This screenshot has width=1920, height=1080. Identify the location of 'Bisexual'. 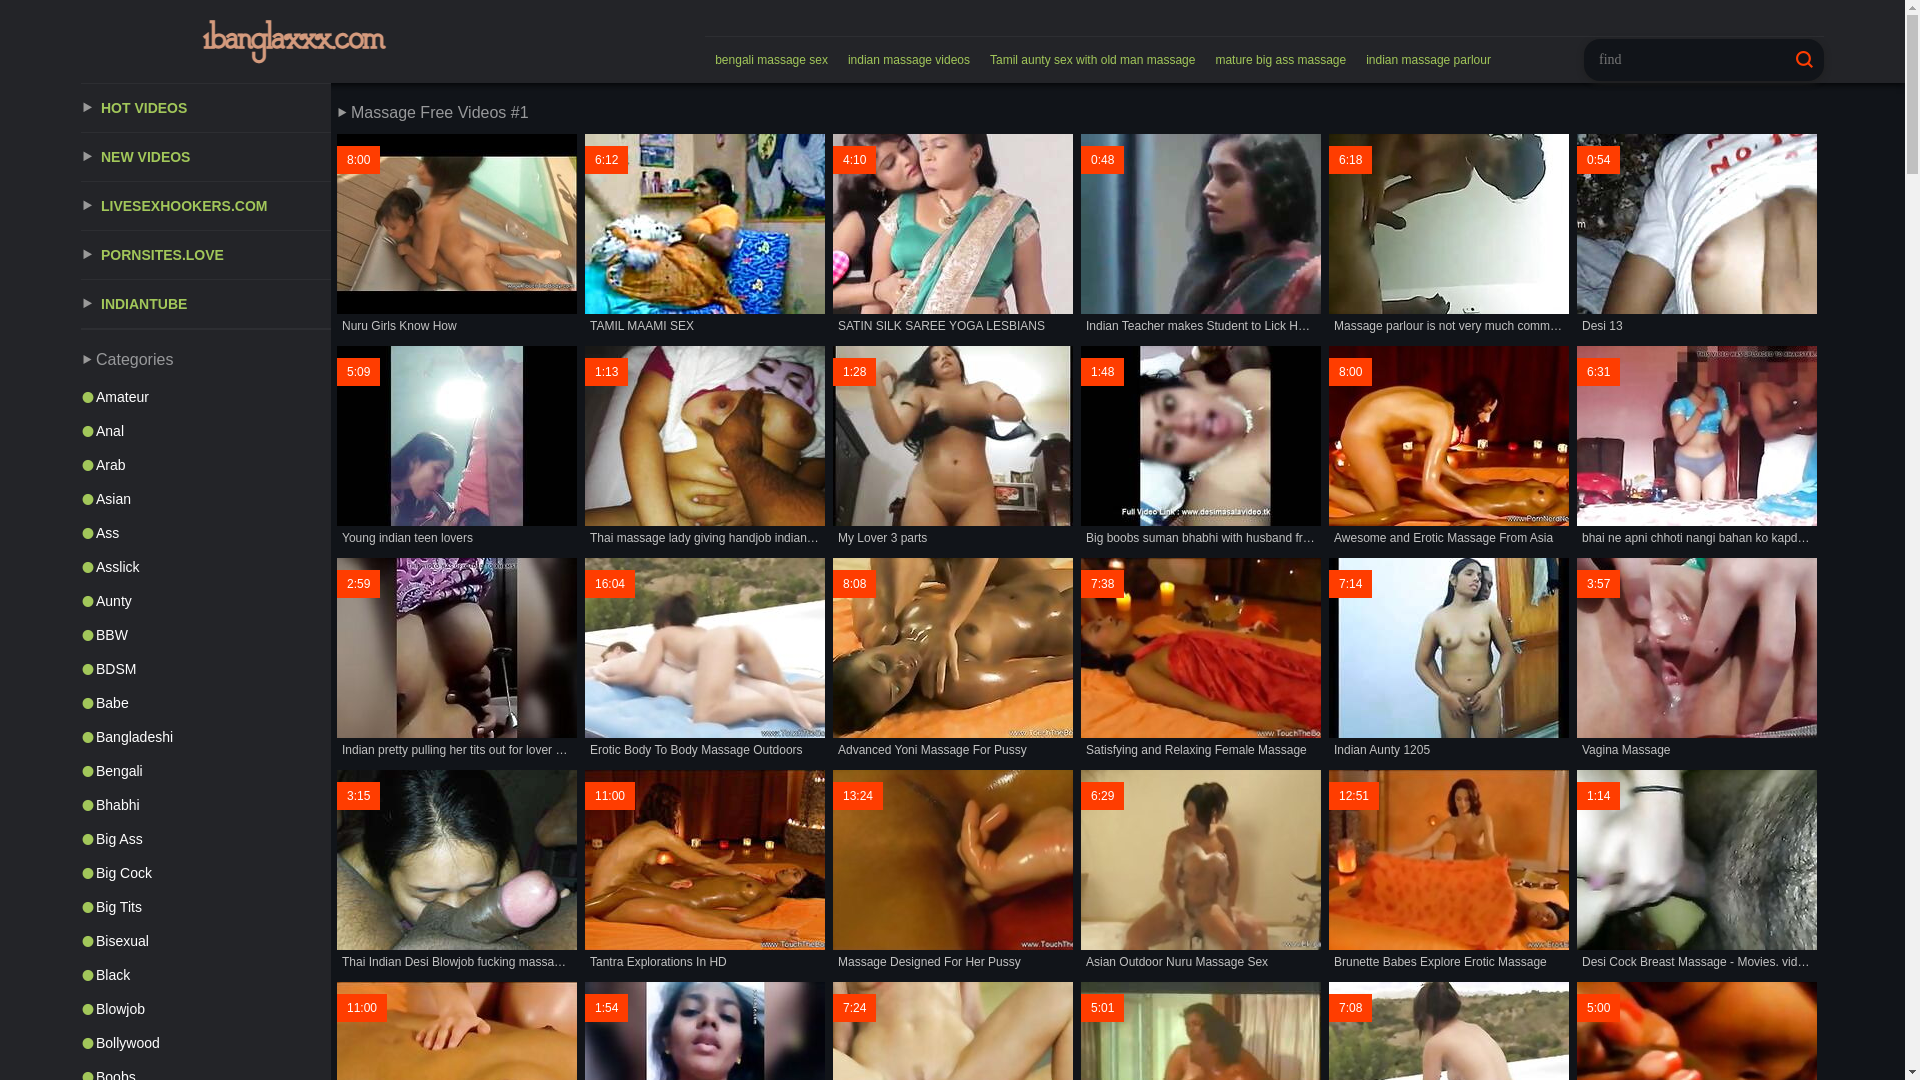
(80, 941).